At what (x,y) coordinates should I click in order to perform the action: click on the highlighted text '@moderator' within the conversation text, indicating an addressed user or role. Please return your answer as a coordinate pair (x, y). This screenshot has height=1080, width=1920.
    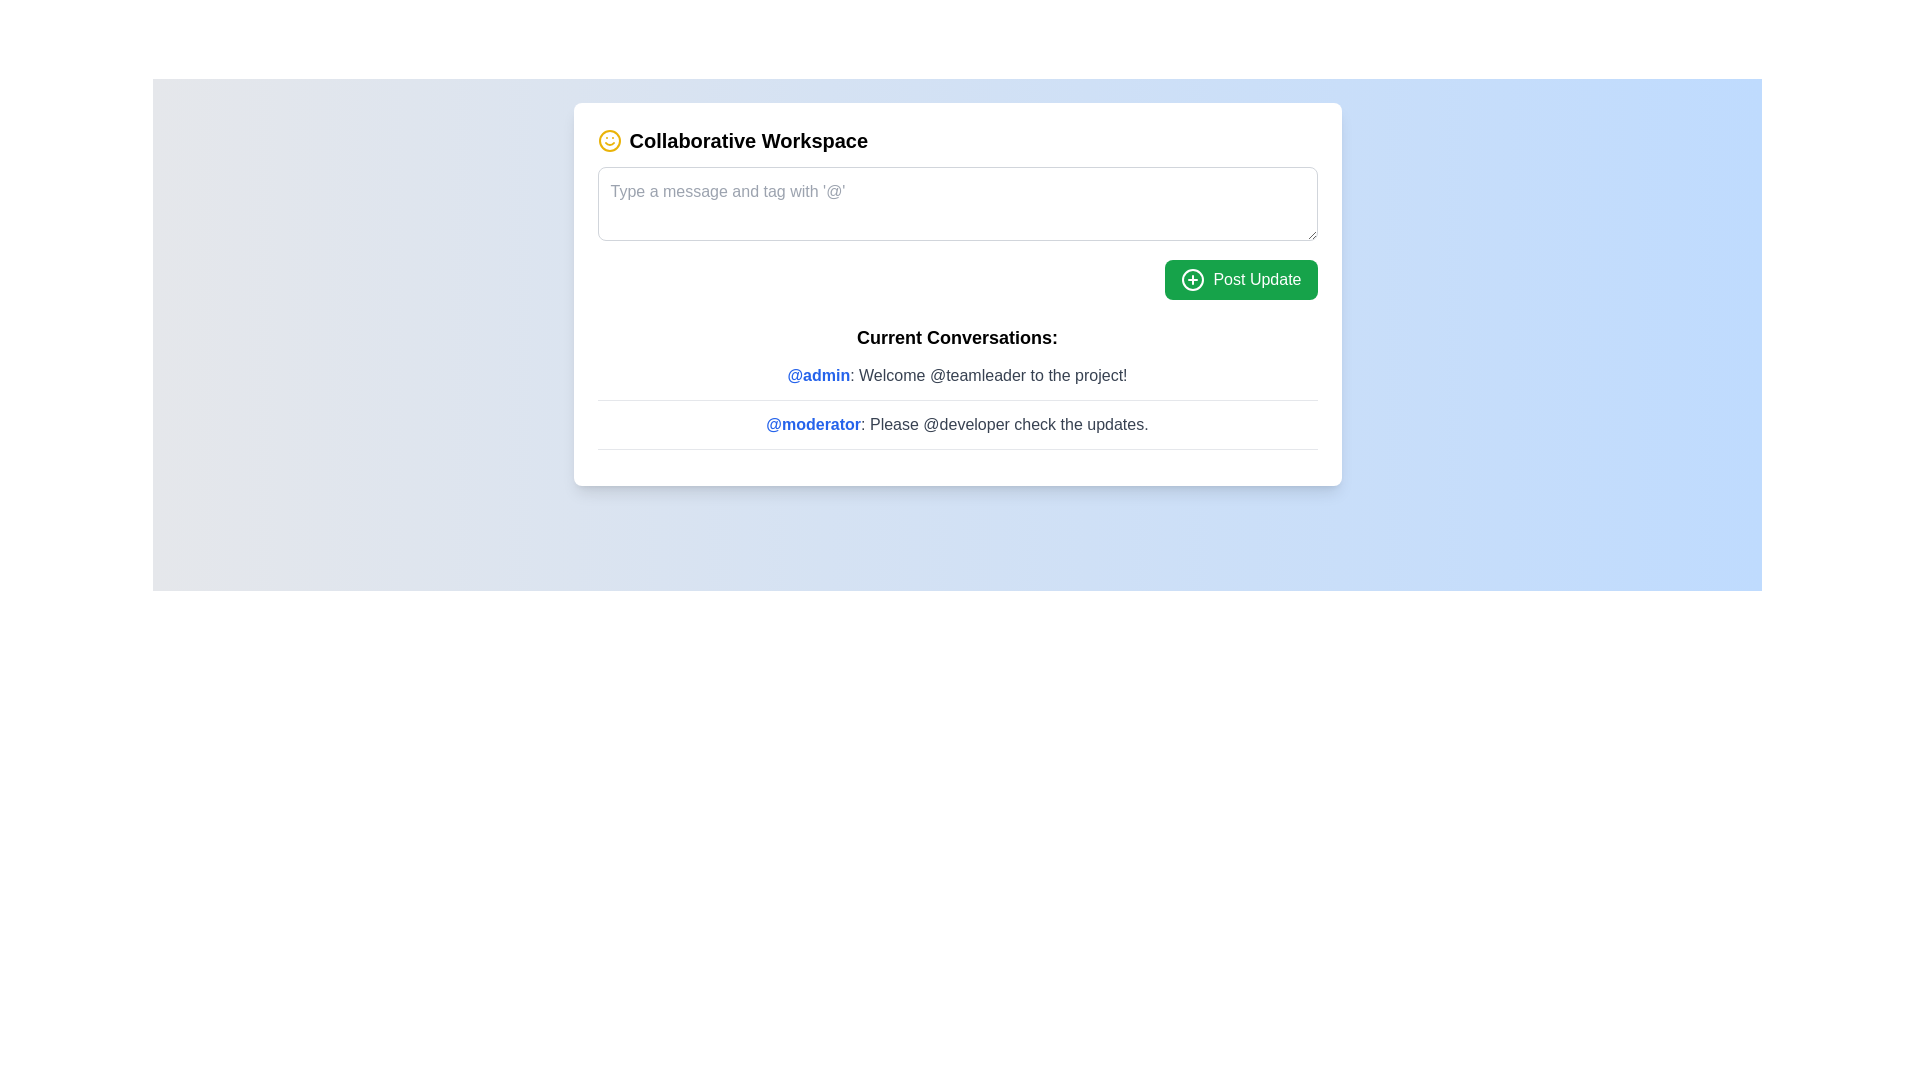
    Looking at the image, I should click on (813, 423).